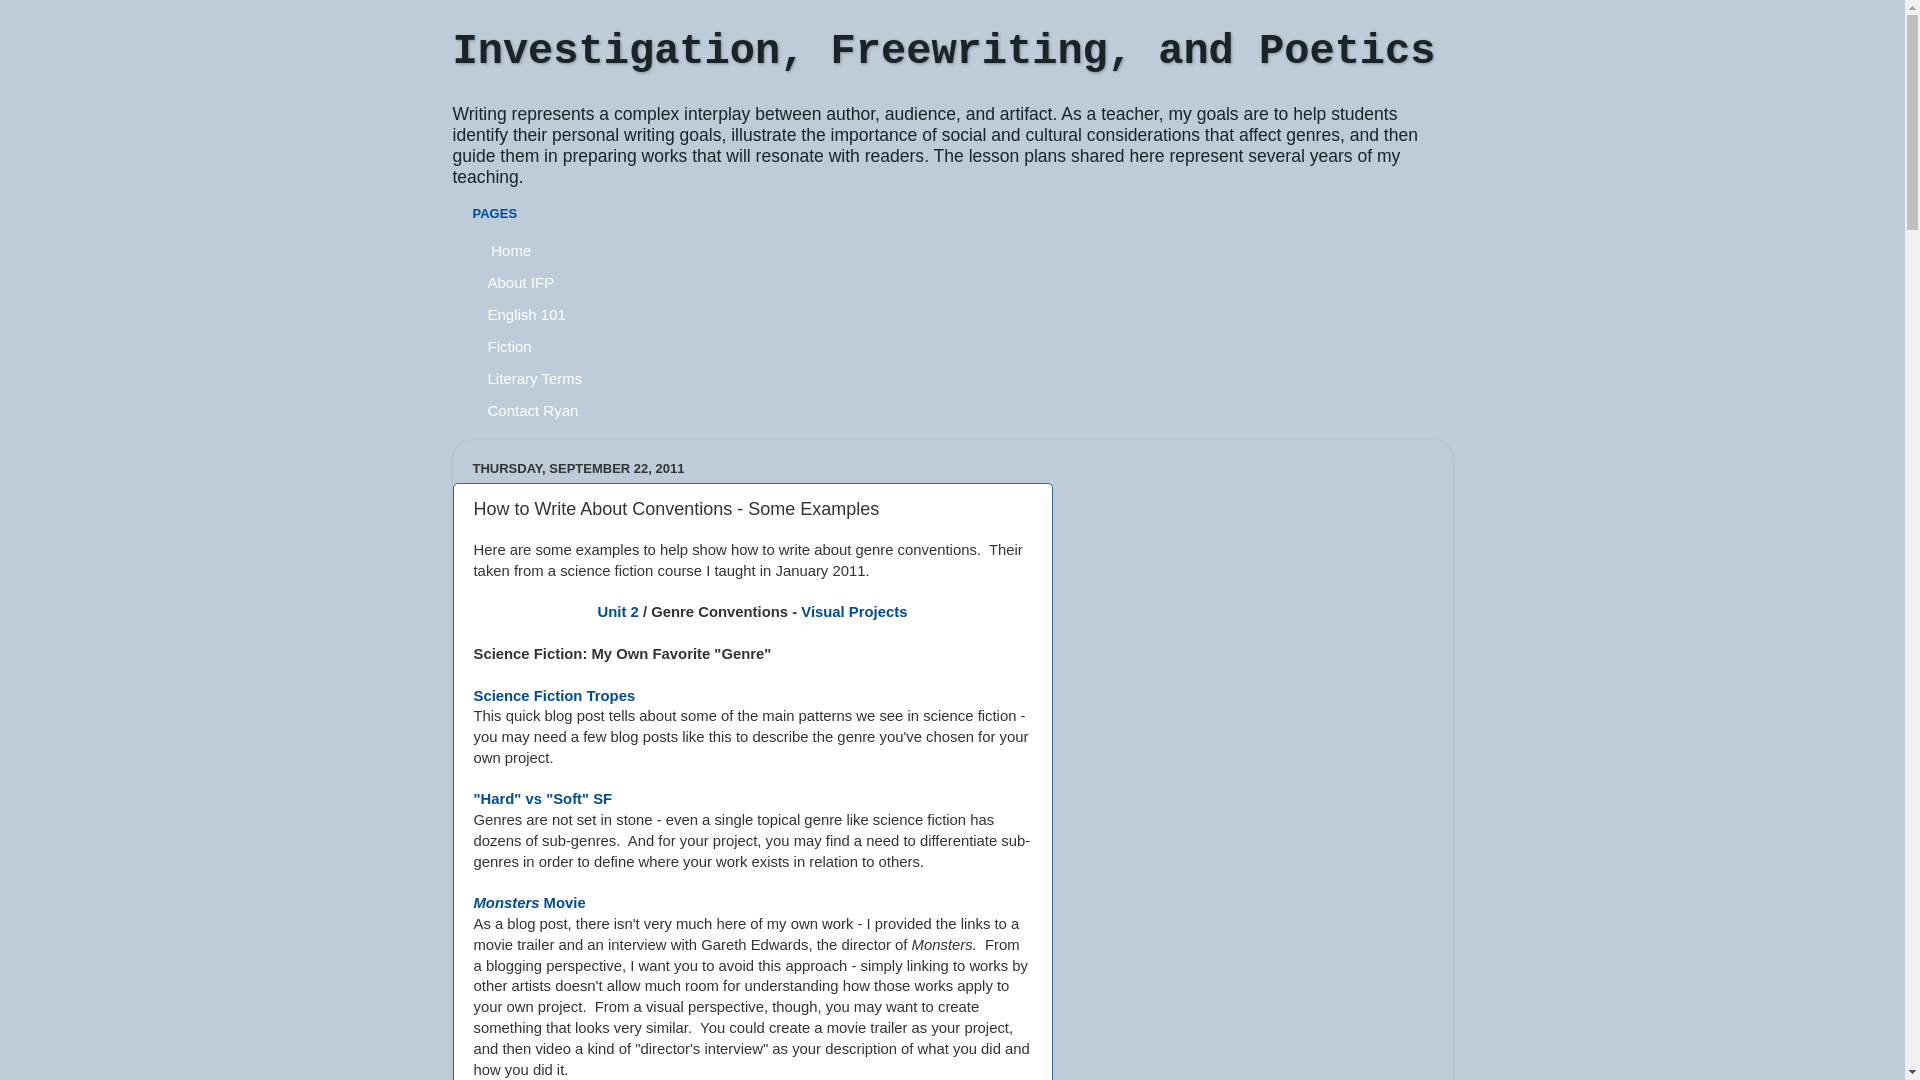  Describe the element at coordinates (473, 797) in the screenshot. I see `'"Hard" vs "Soft" SF'` at that location.